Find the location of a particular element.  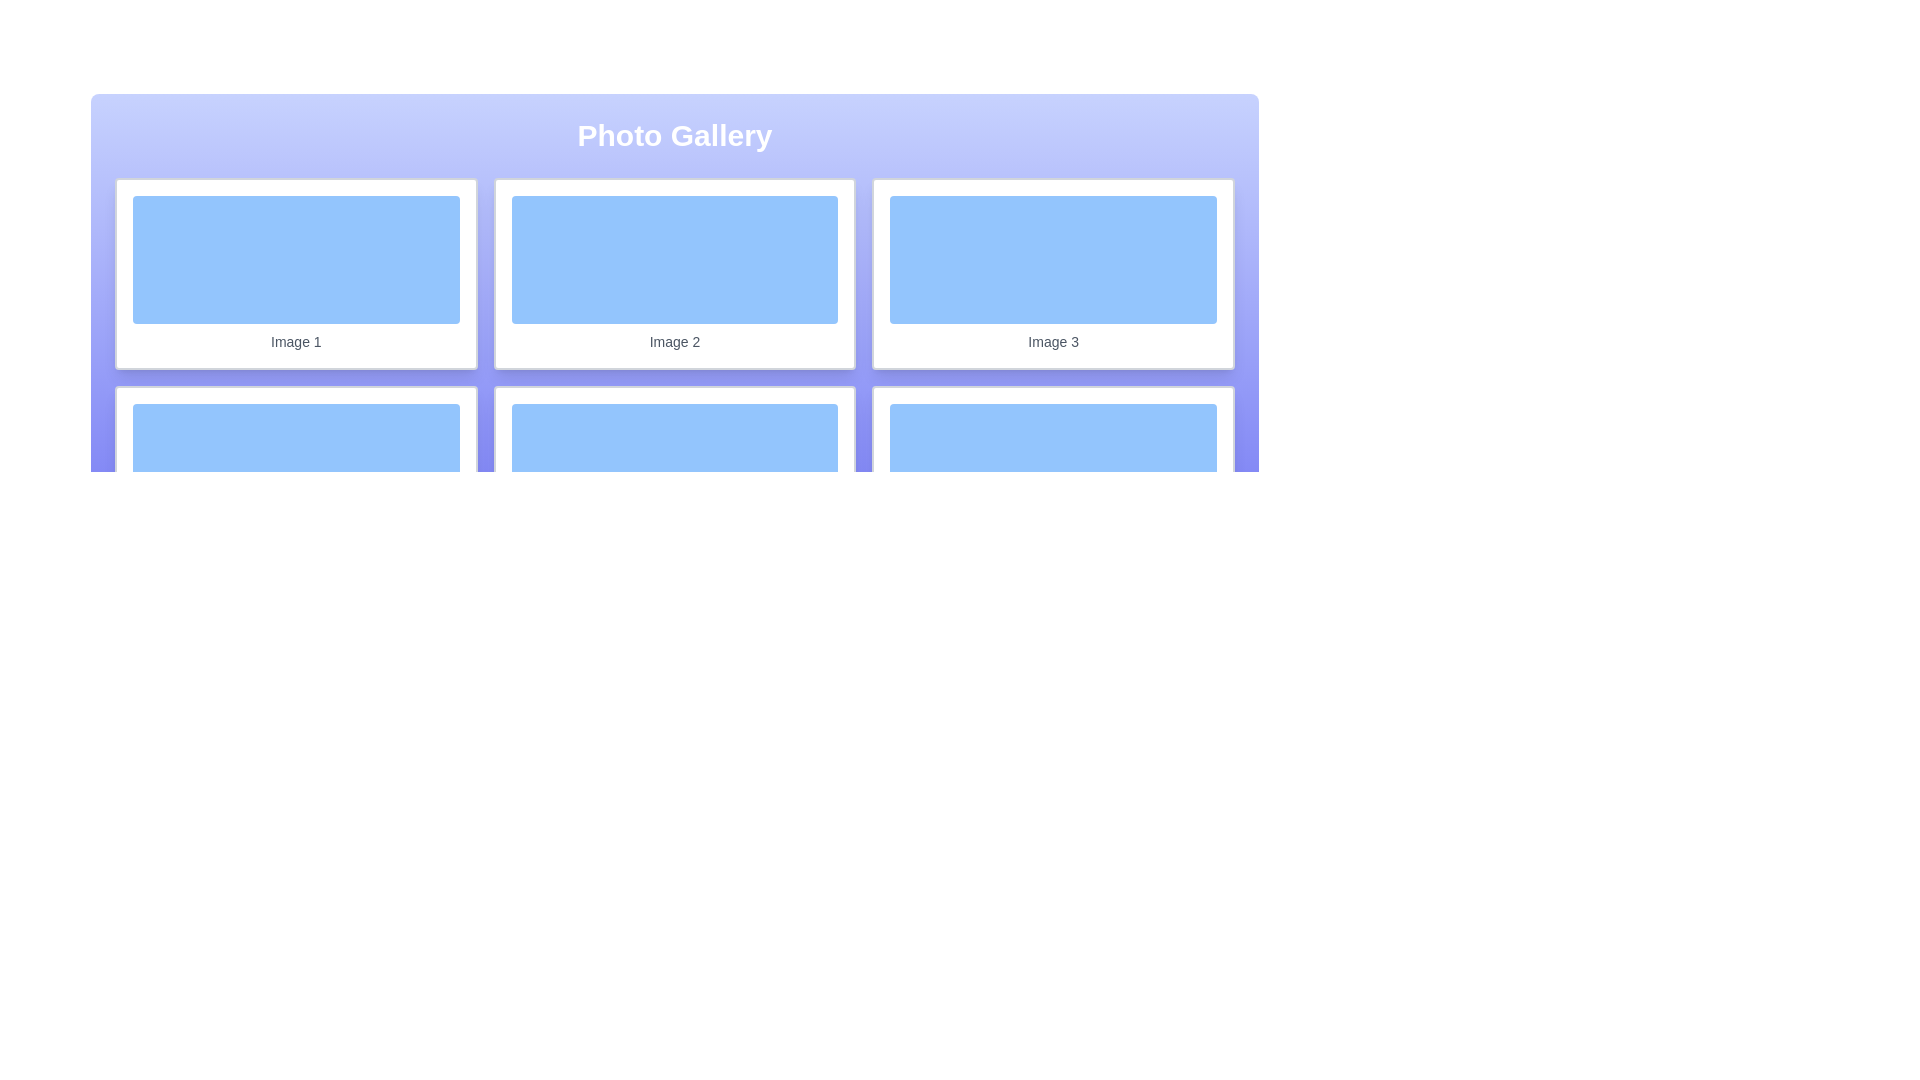

the first card in the grid layout representing 'Image 1' is located at coordinates (295, 273).